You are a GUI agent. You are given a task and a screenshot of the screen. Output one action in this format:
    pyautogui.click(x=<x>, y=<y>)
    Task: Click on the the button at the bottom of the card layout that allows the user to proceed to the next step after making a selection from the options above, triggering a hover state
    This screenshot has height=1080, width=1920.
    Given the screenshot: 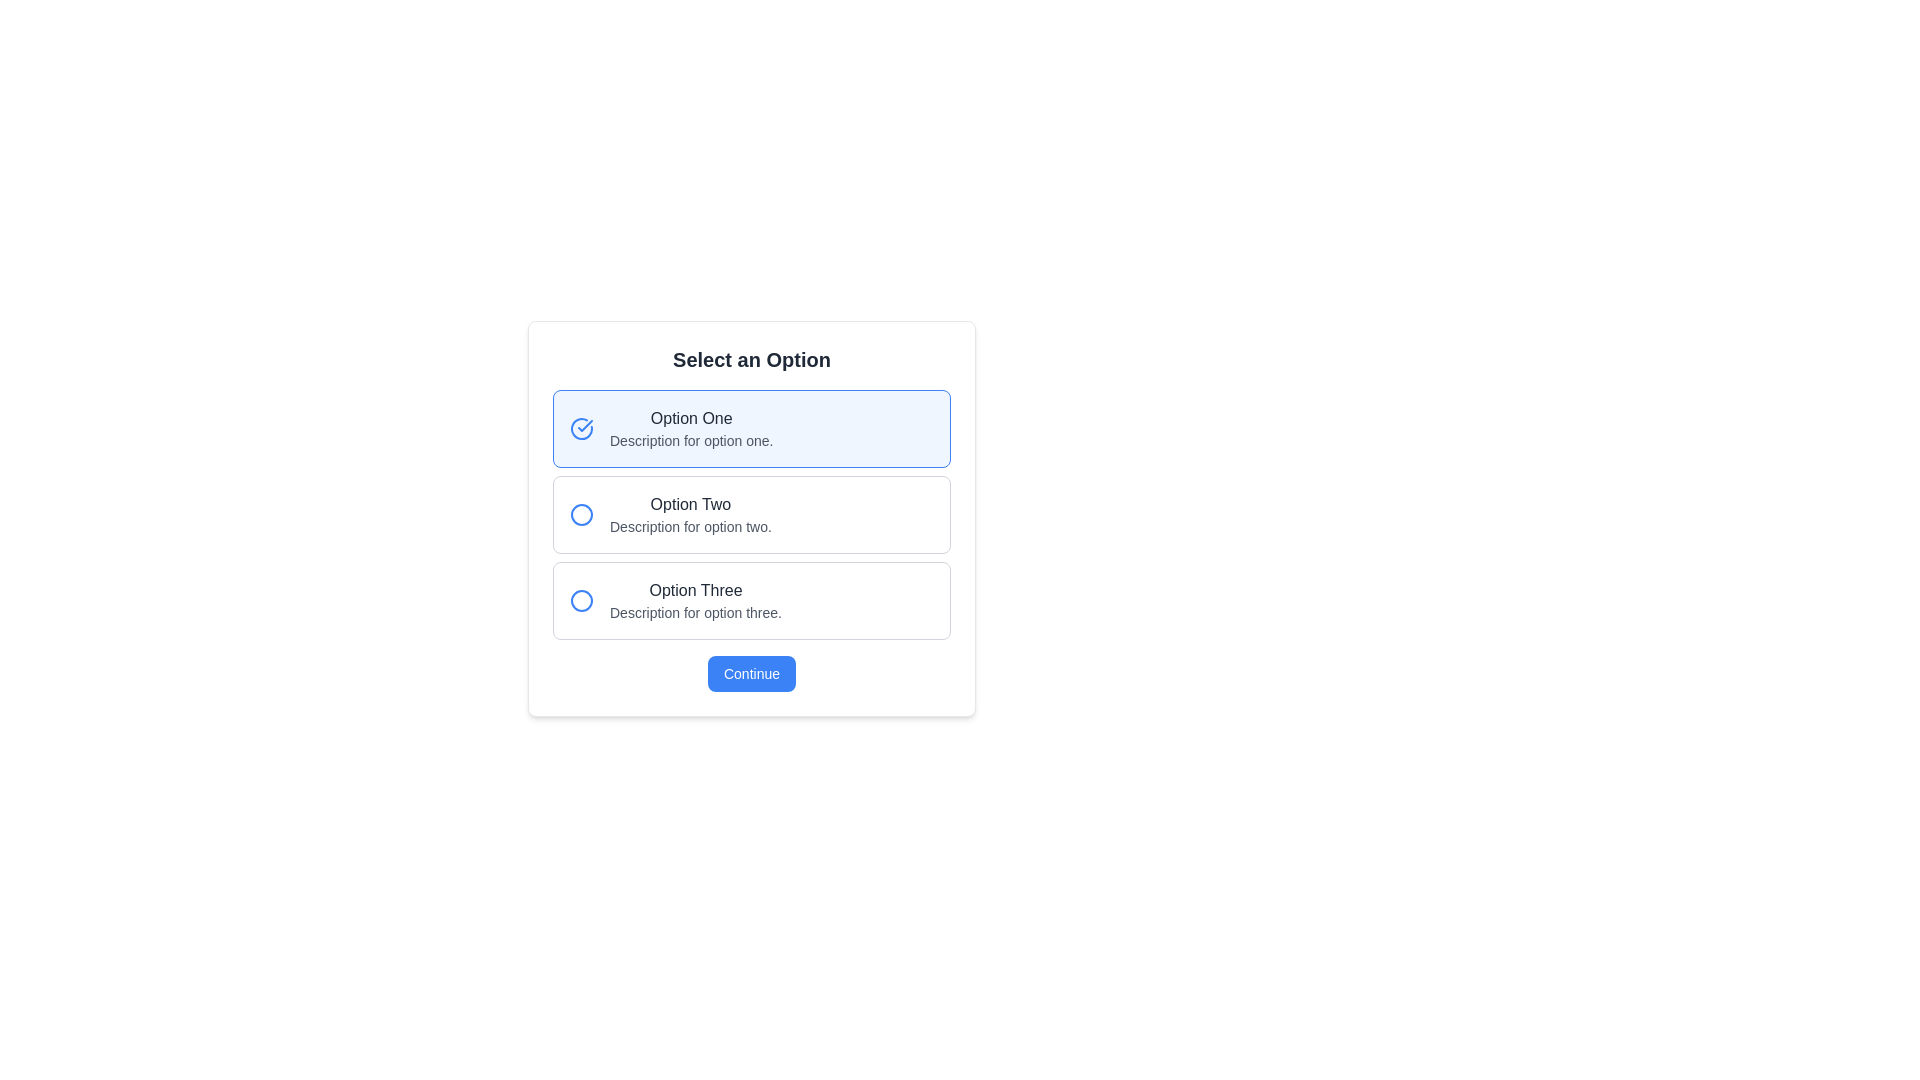 What is the action you would take?
    pyautogui.click(x=751, y=674)
    